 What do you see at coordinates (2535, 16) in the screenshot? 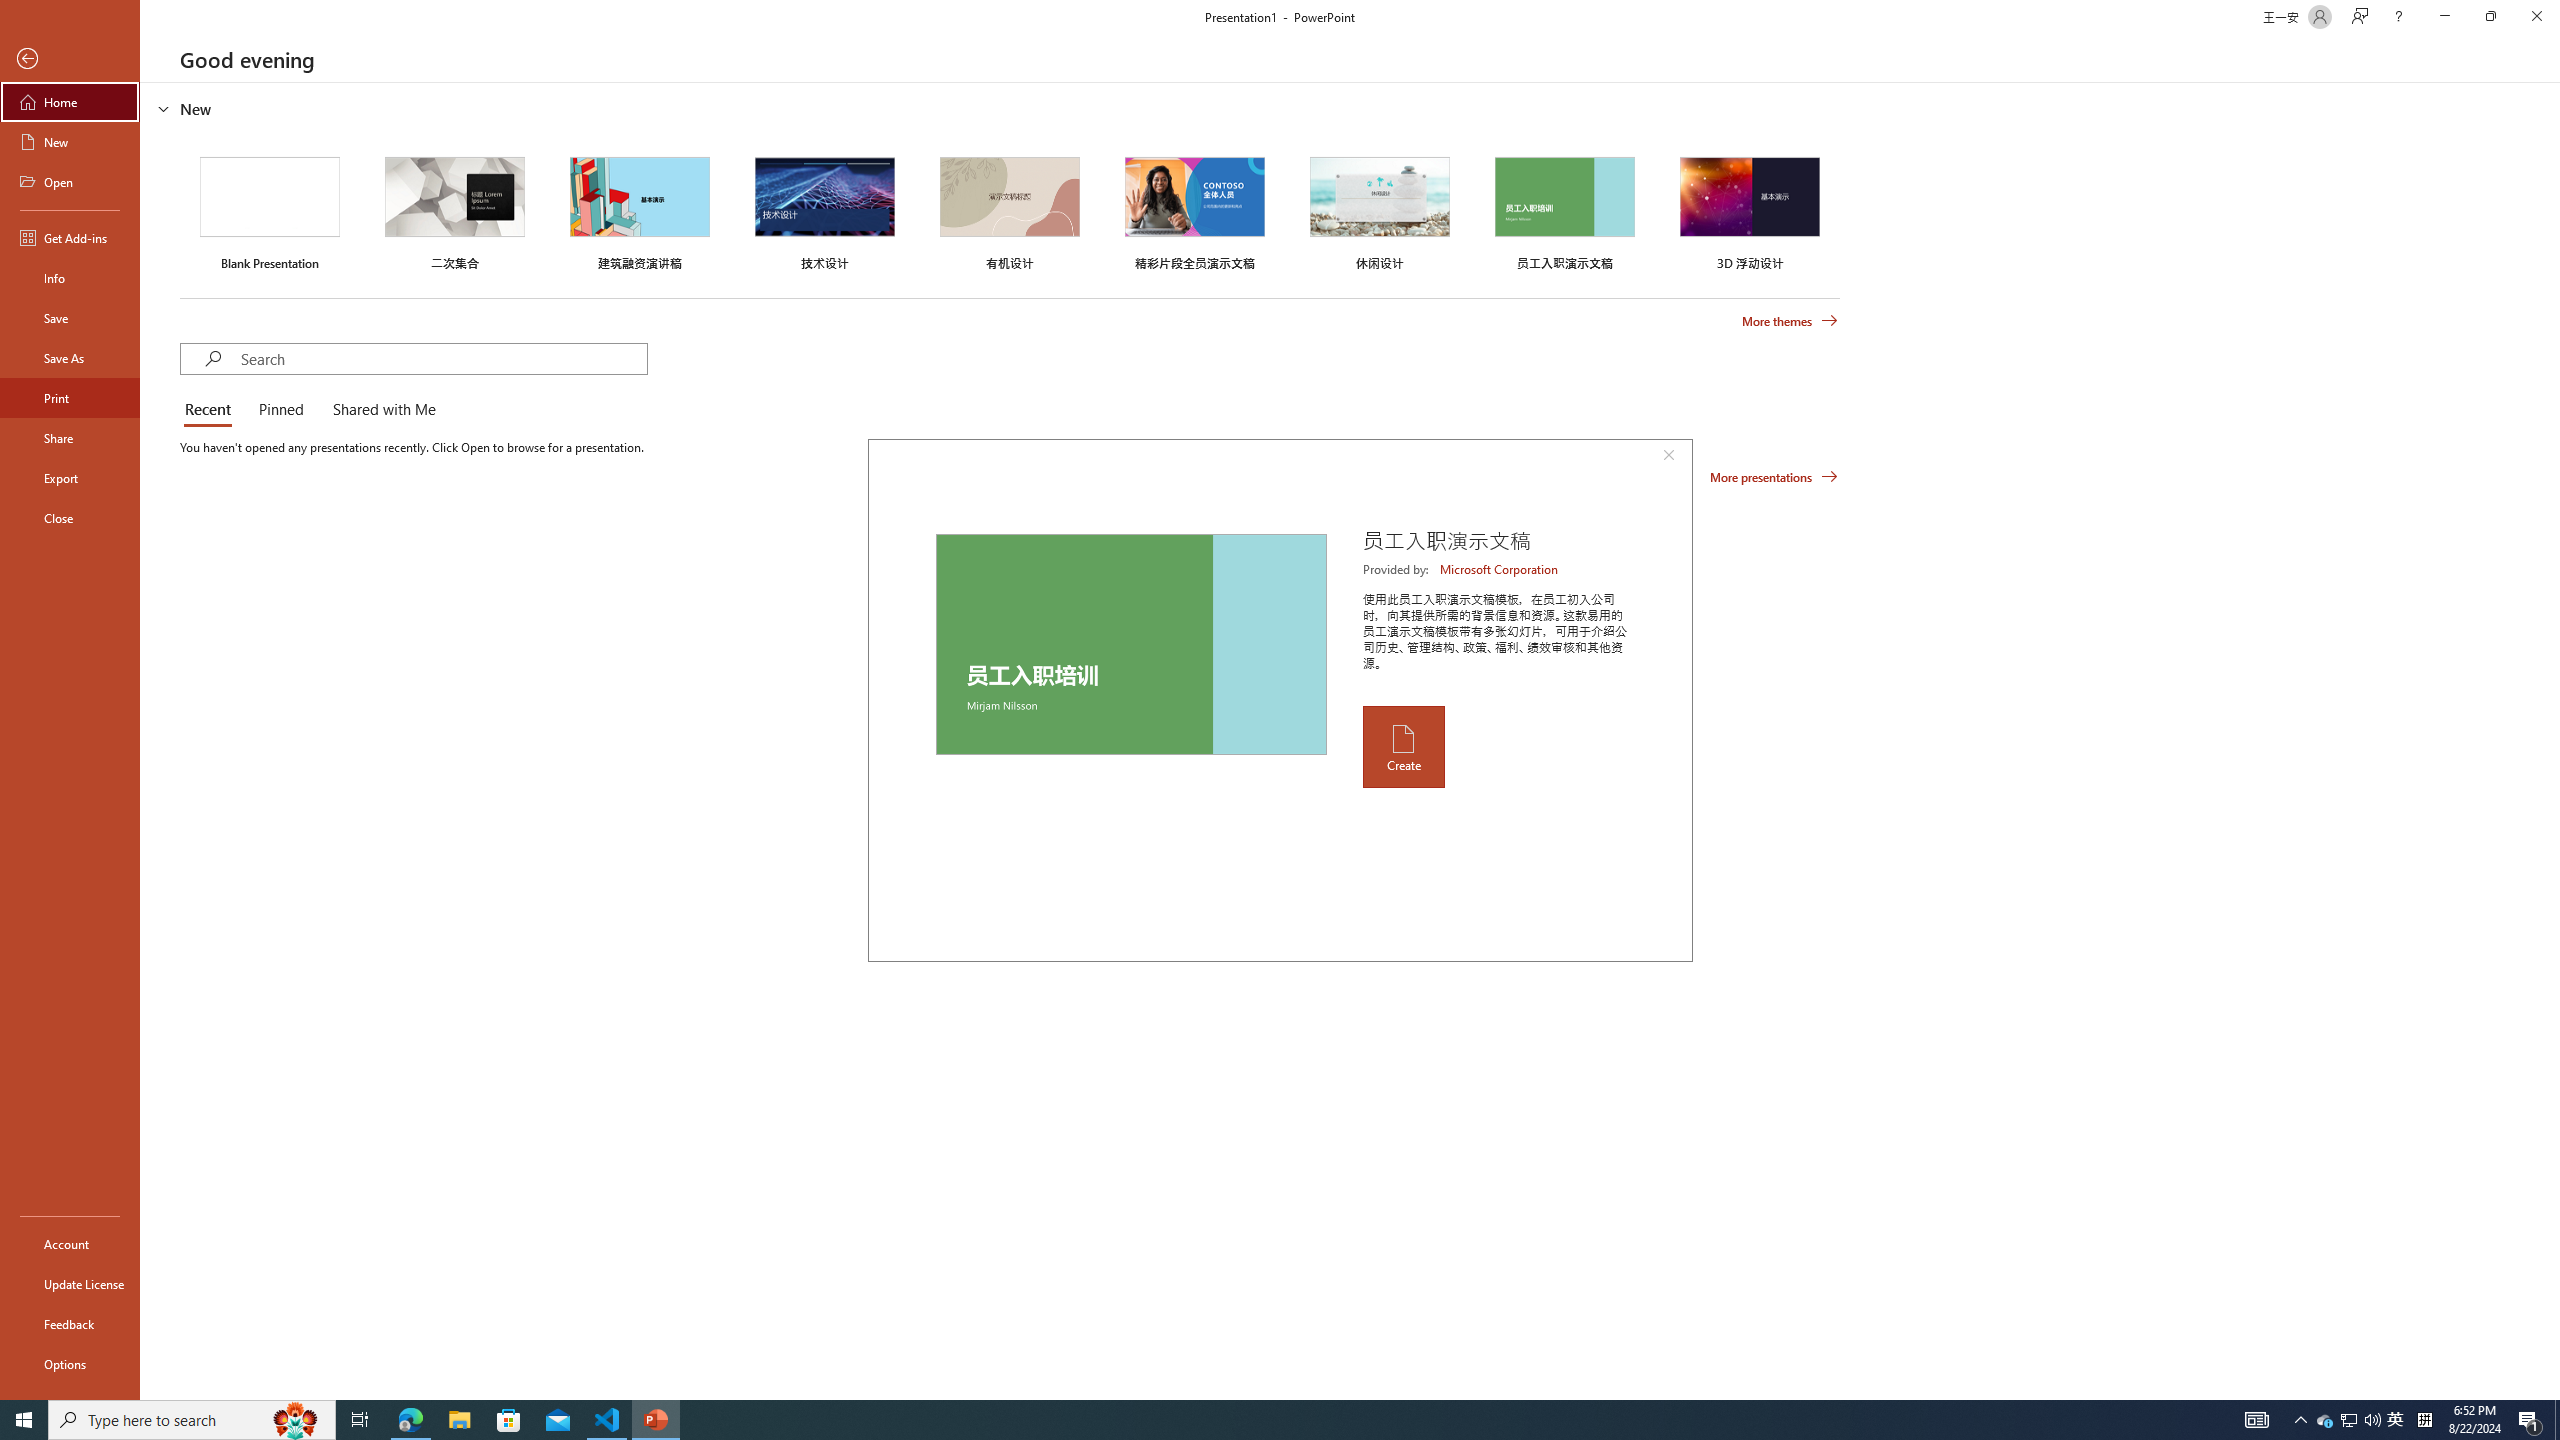
I see `'Close'` at bounding box center [2535, 16].